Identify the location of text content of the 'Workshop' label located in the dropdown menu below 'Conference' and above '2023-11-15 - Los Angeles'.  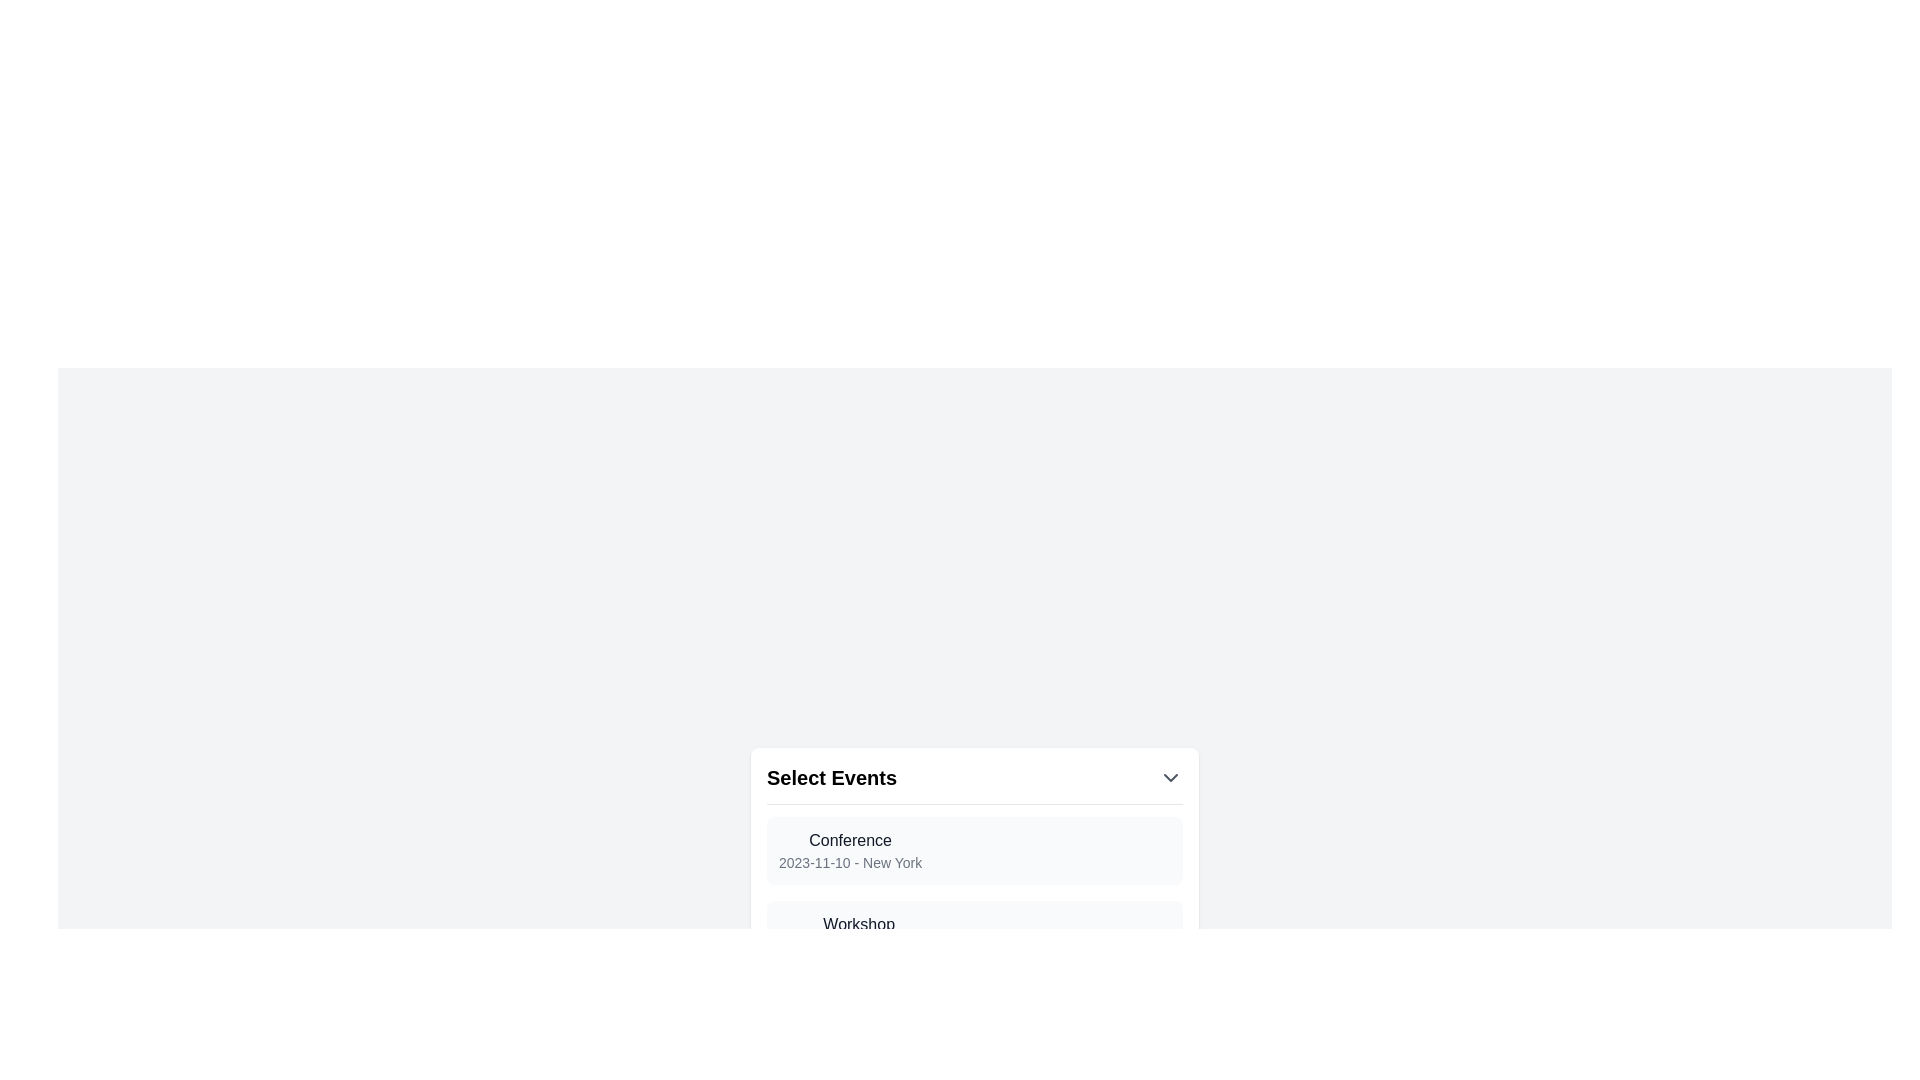
(859, 924).